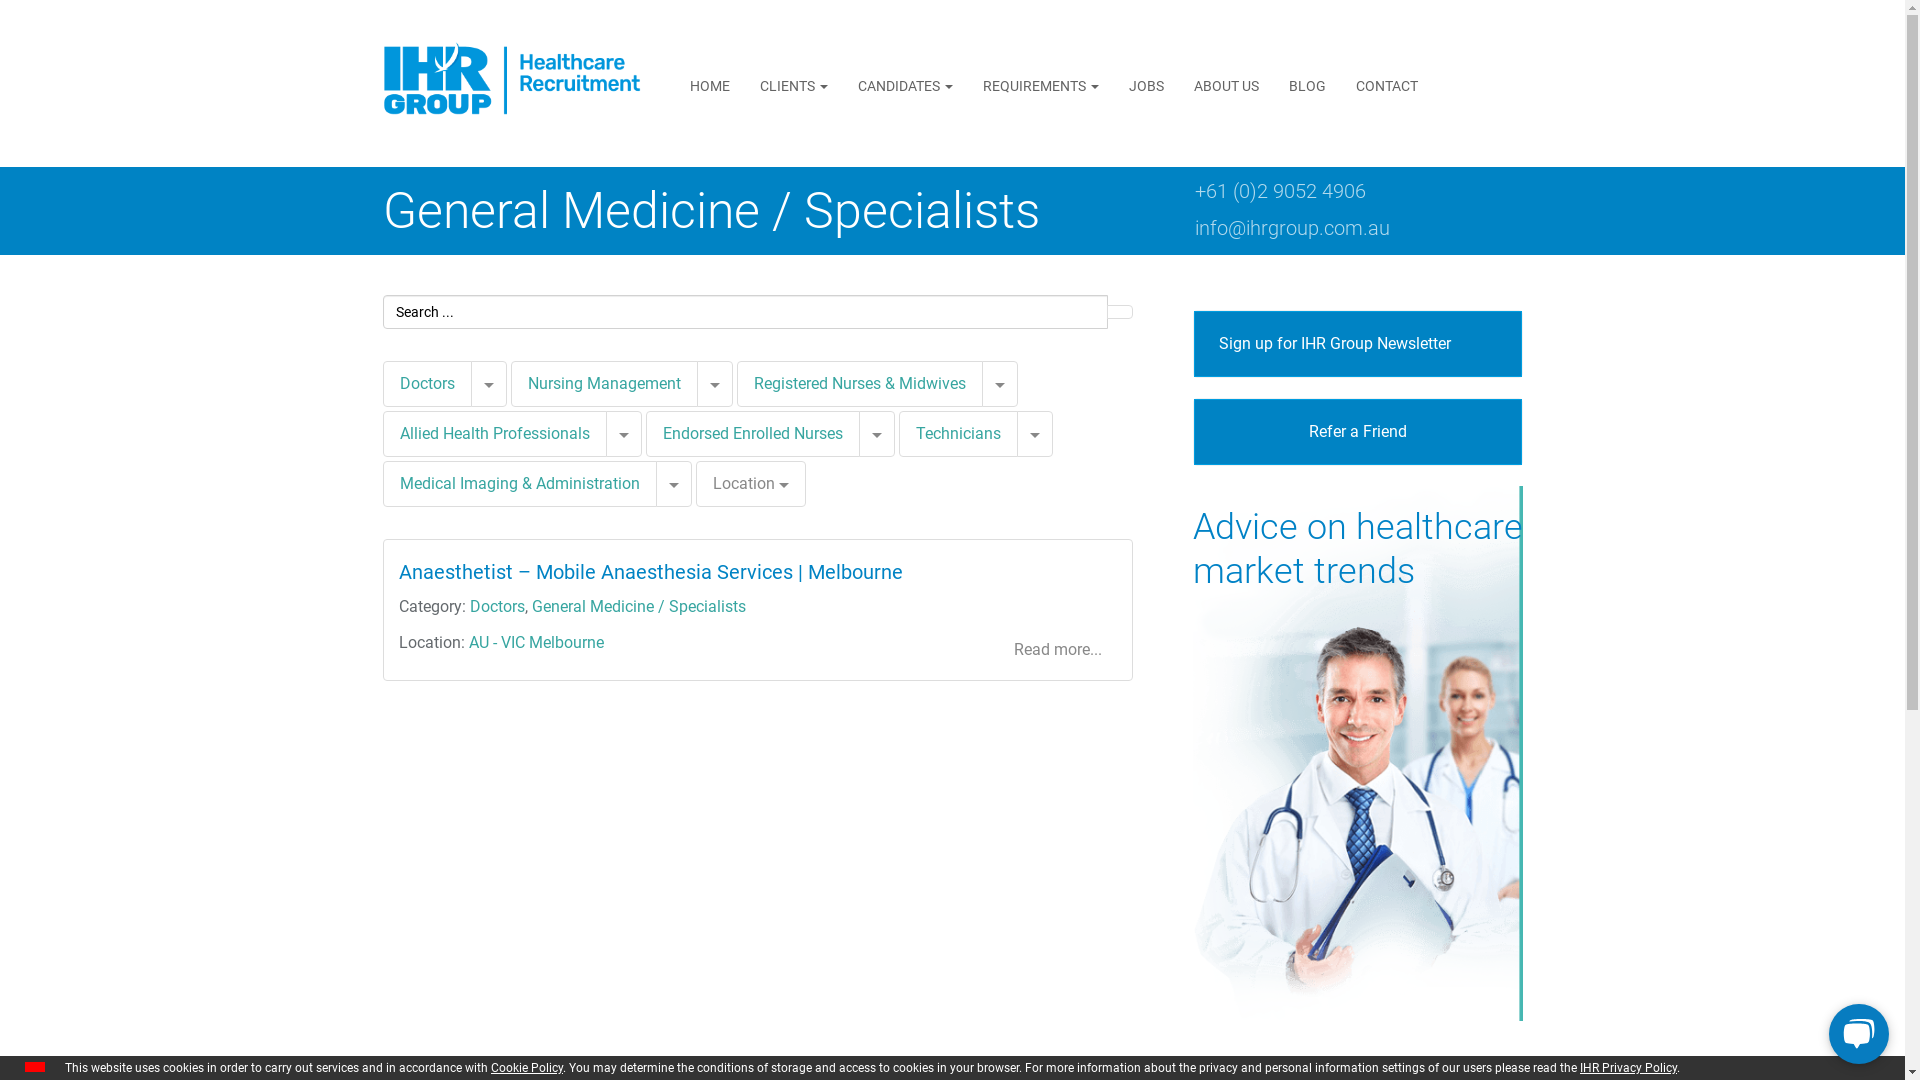 This screenshot has width=1920, height=1080. Describe the element at coordinates (34, 1066) in the screenshot. I see `'Zamknij okno'` at that location.